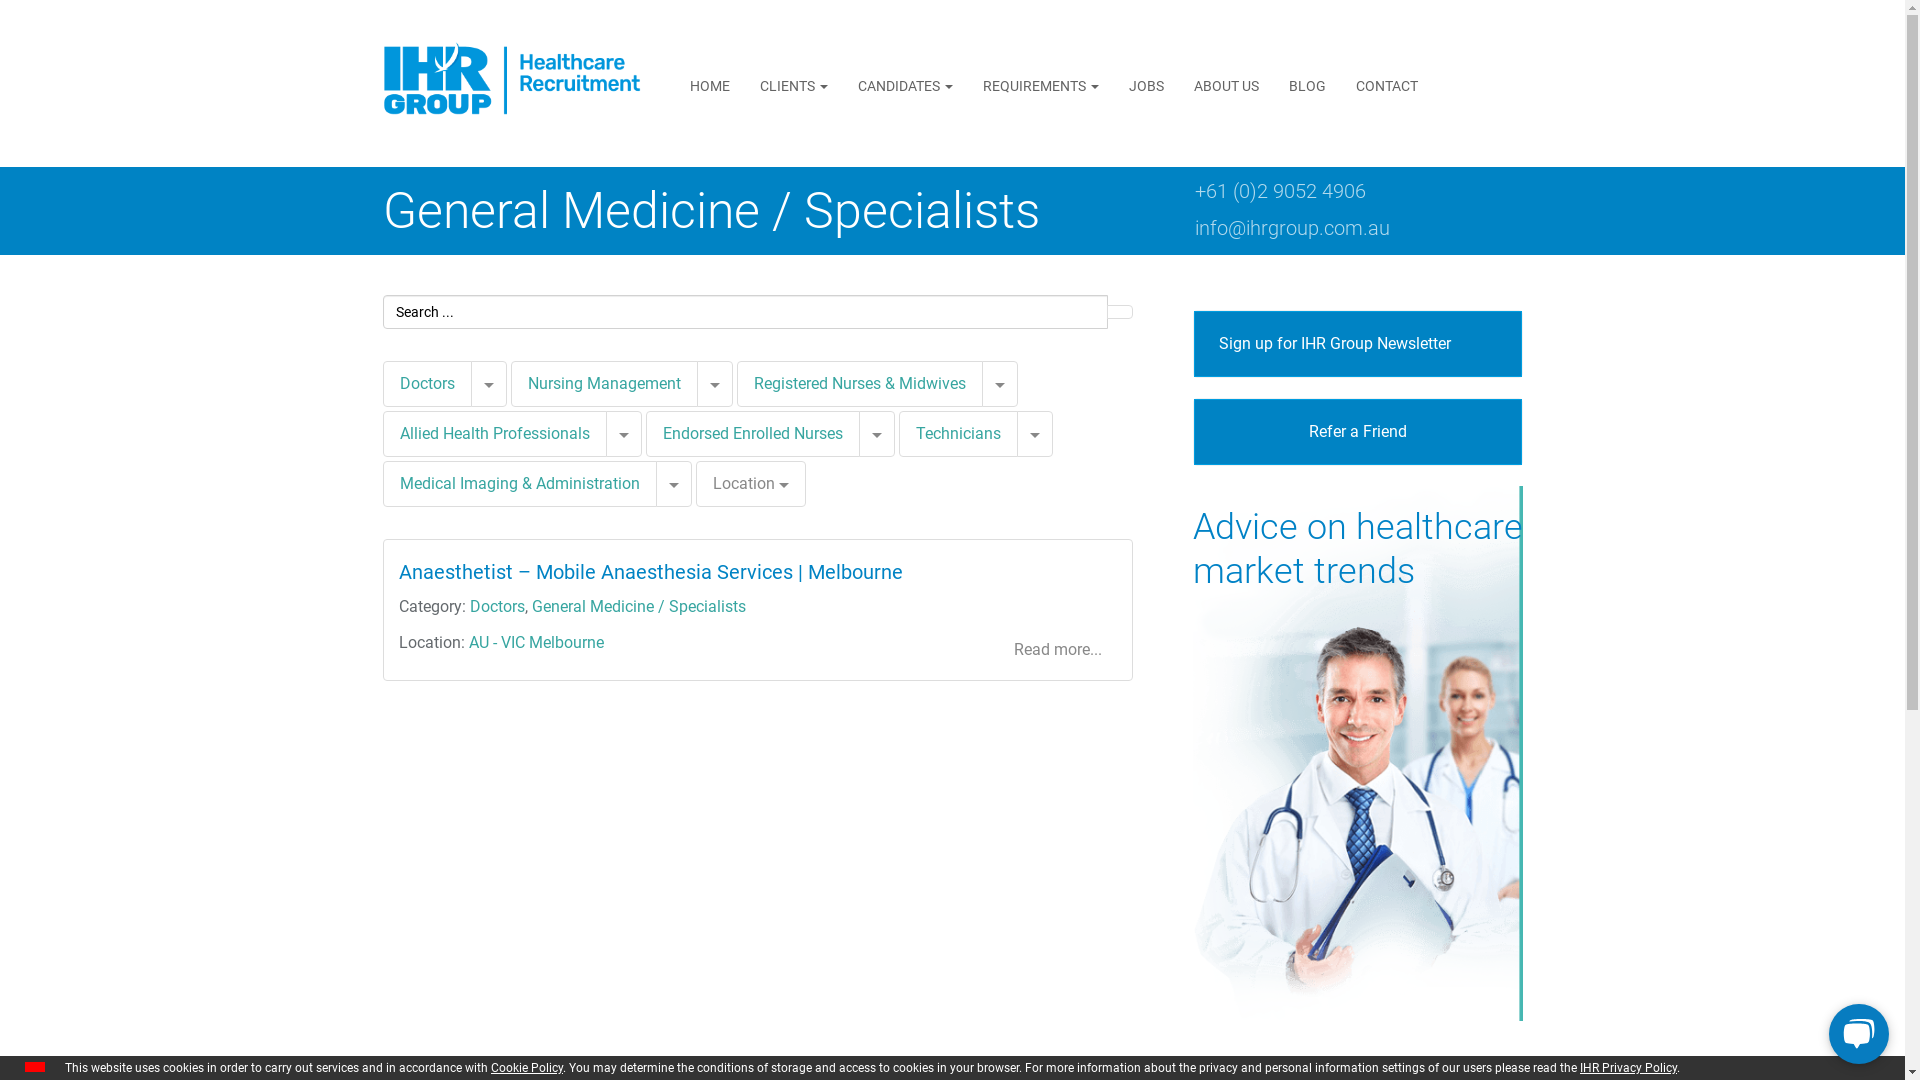 This screenshot has width=1920, height=1080. Describe the element at coordinates (34, 1066) in the screenshot. I see `'Zamknij okno'` at that location.